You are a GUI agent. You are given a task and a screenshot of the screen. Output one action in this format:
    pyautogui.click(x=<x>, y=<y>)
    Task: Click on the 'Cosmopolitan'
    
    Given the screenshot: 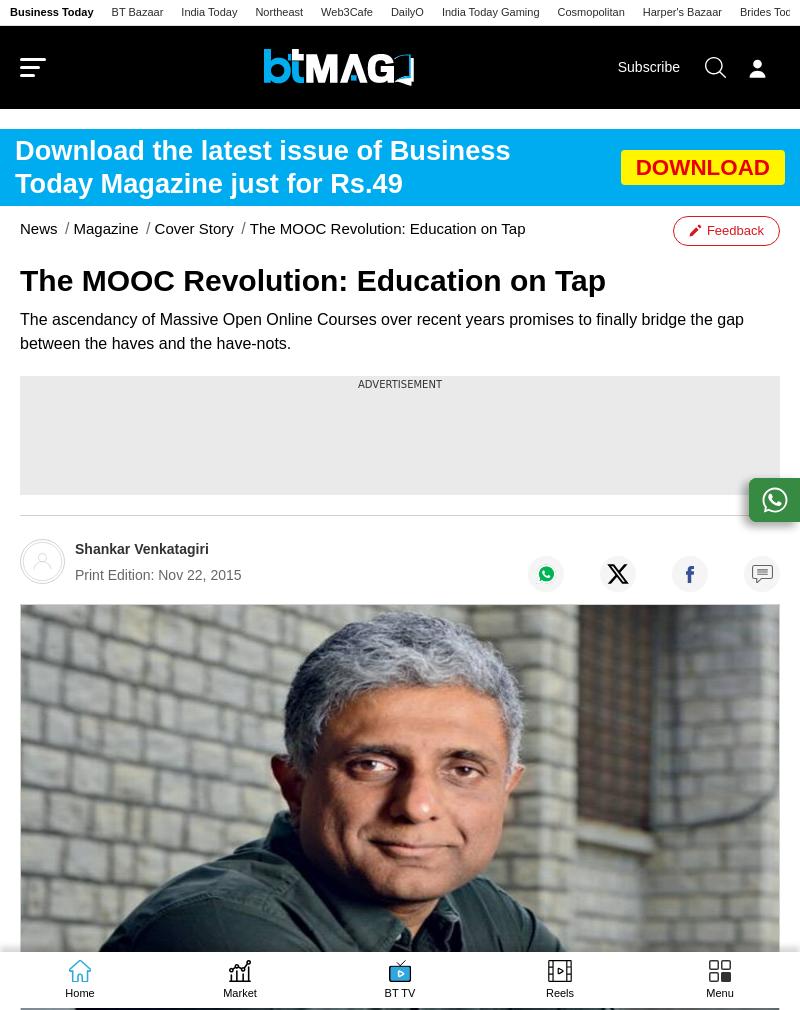 What is the action you would take?
    pyautogui.click(x=589, y=11)
    